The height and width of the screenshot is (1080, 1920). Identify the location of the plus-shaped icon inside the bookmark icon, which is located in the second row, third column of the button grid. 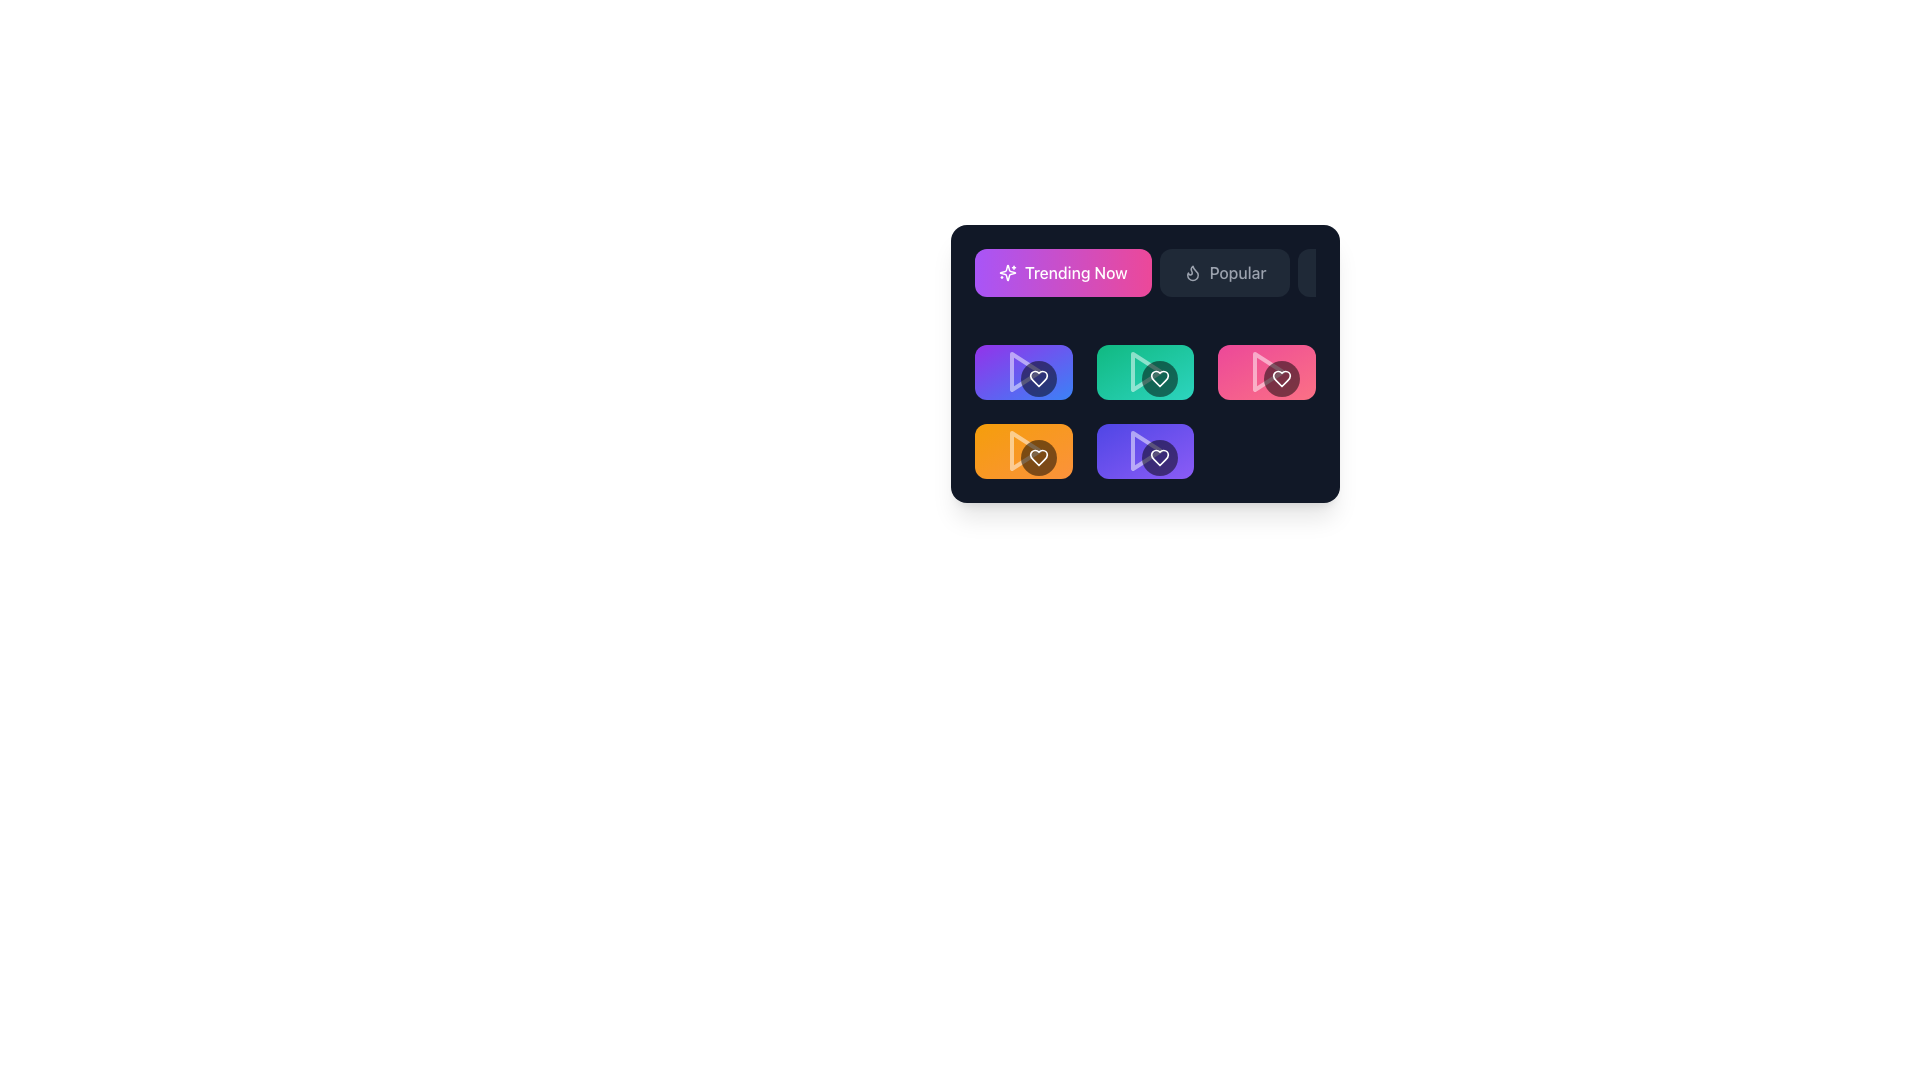
(1201, 363).